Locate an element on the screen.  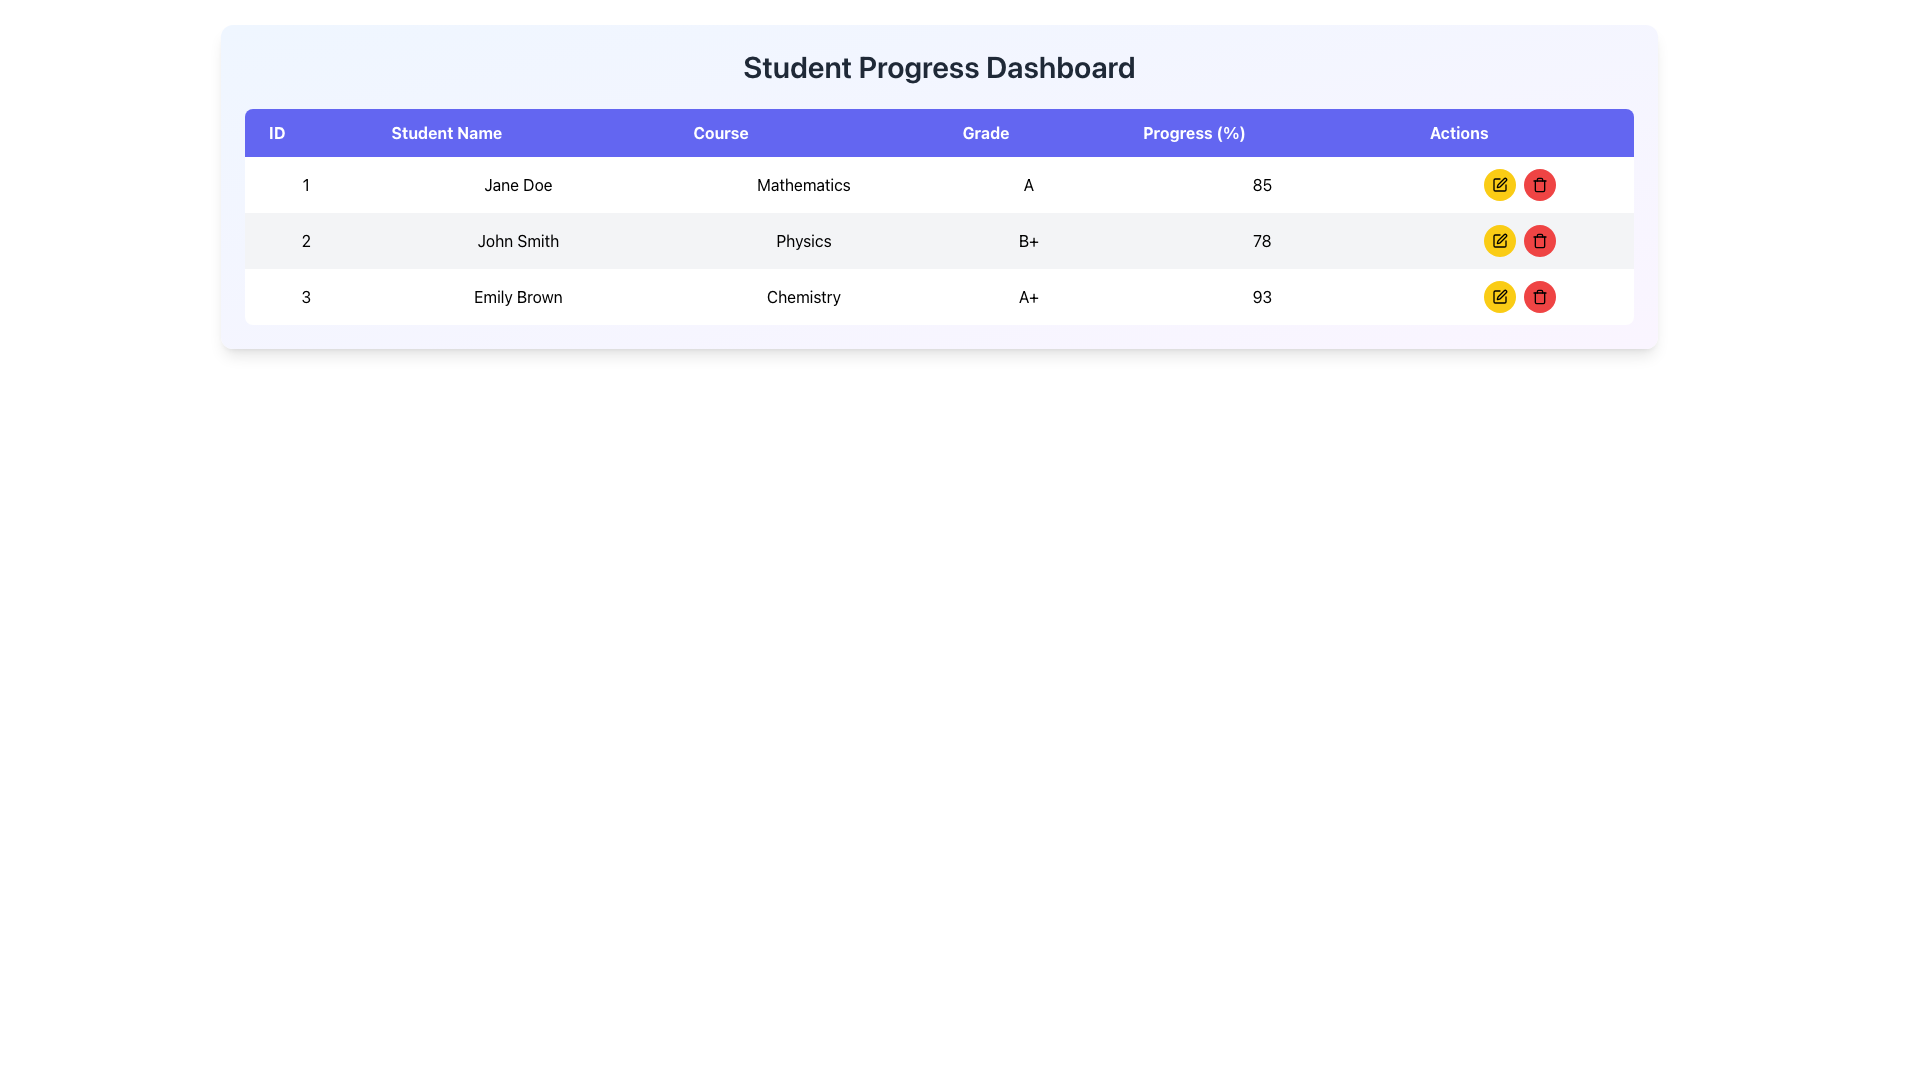
the delete icon in the horizontal group of buttons located in the 'Actions' column of the table row for 'Emily Brown' is located at coordinates (1519, 297).